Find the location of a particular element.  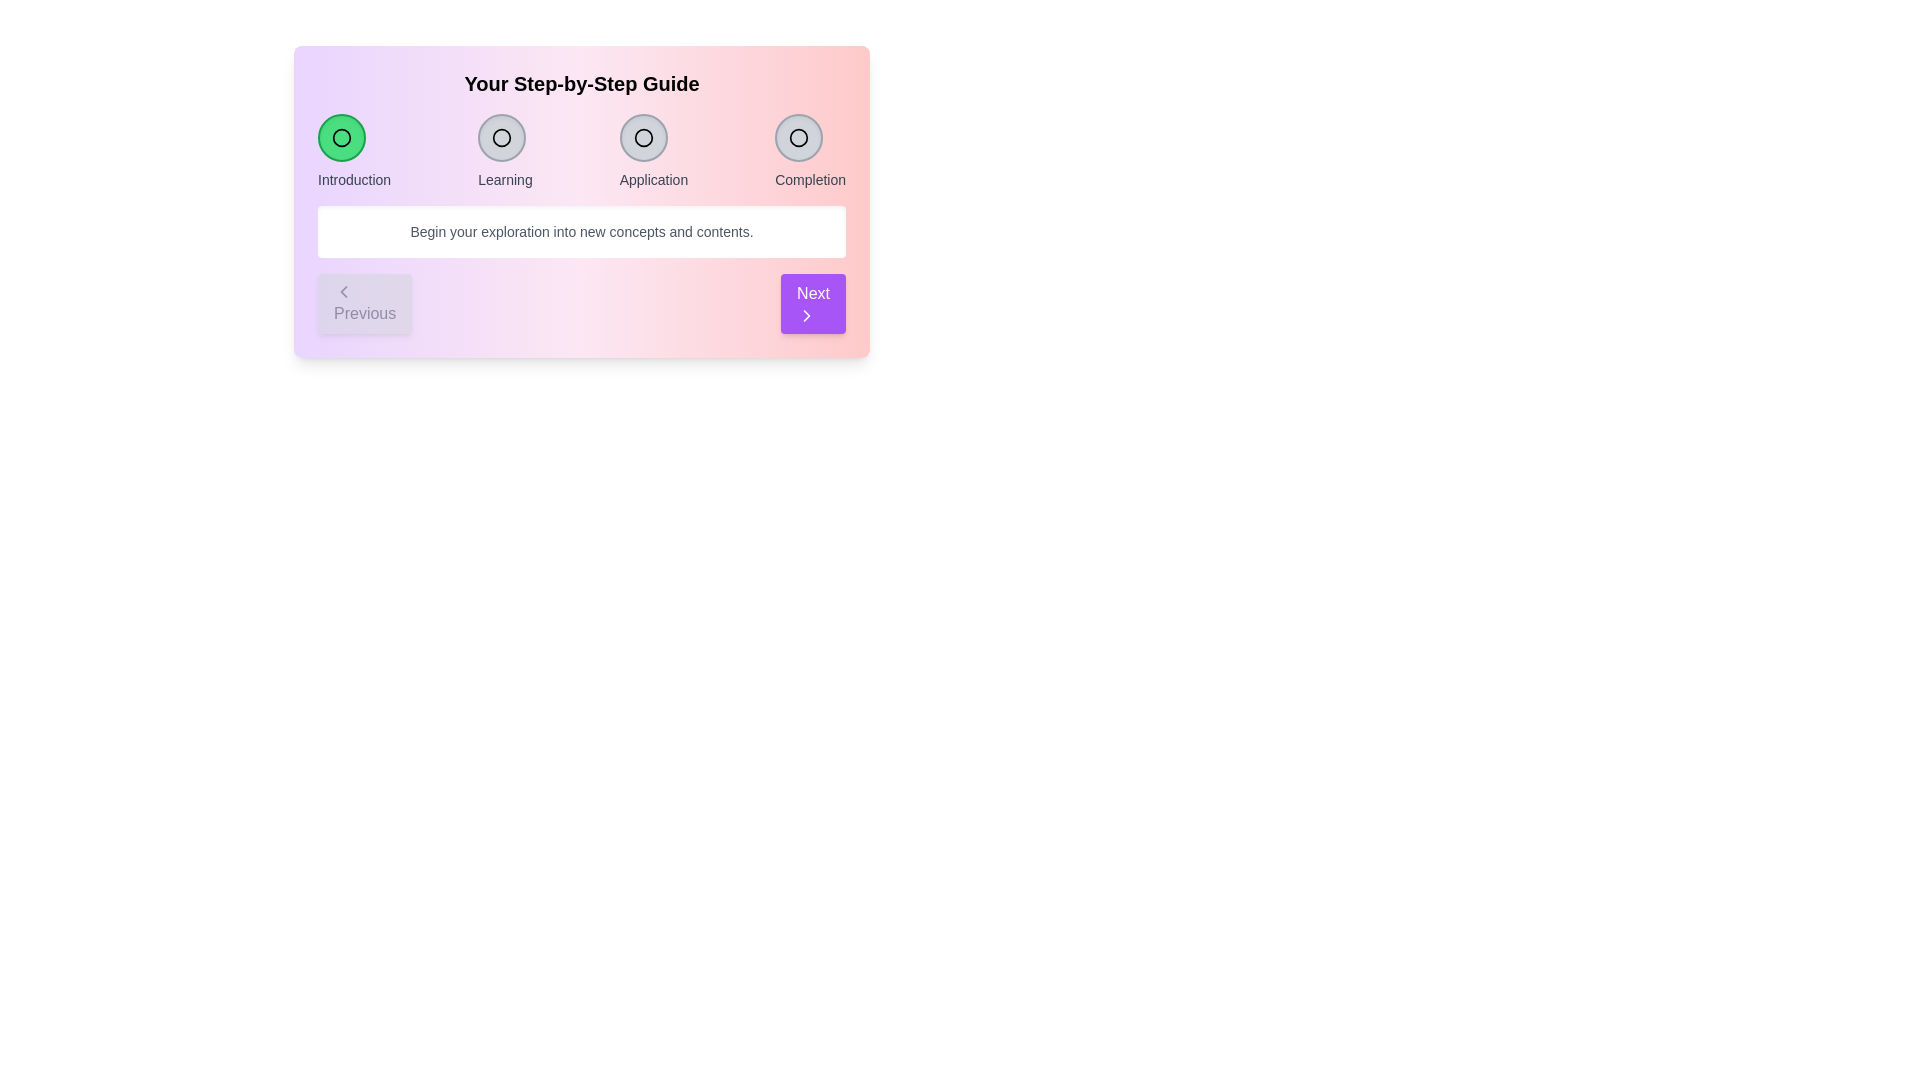

text of the label identified as 'Introduction', which is a smaller, medium-weight grayish text located centrally below a green circular button is located at coordinates (354, 180).